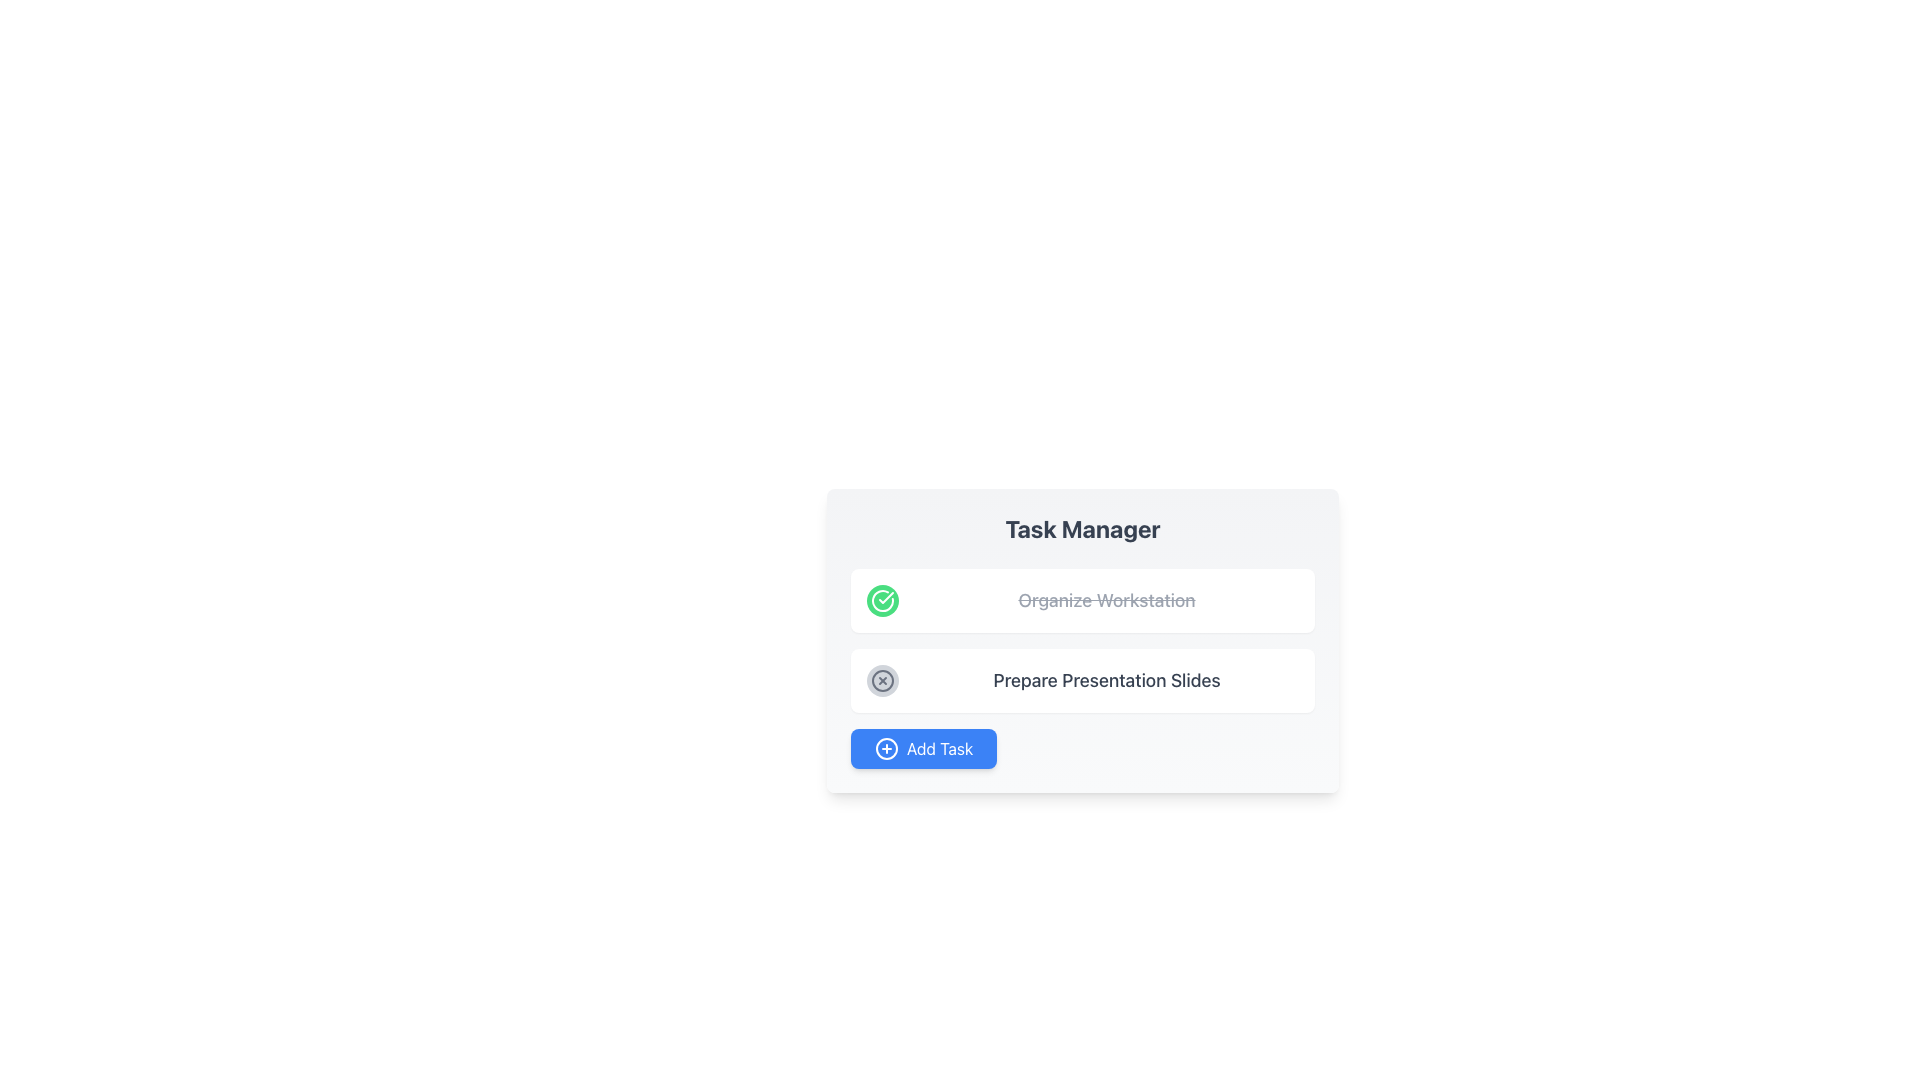  I want to click on the dismissable action button located to the left of the 'Prepare Presentation Slides' text, so click(882, 680).